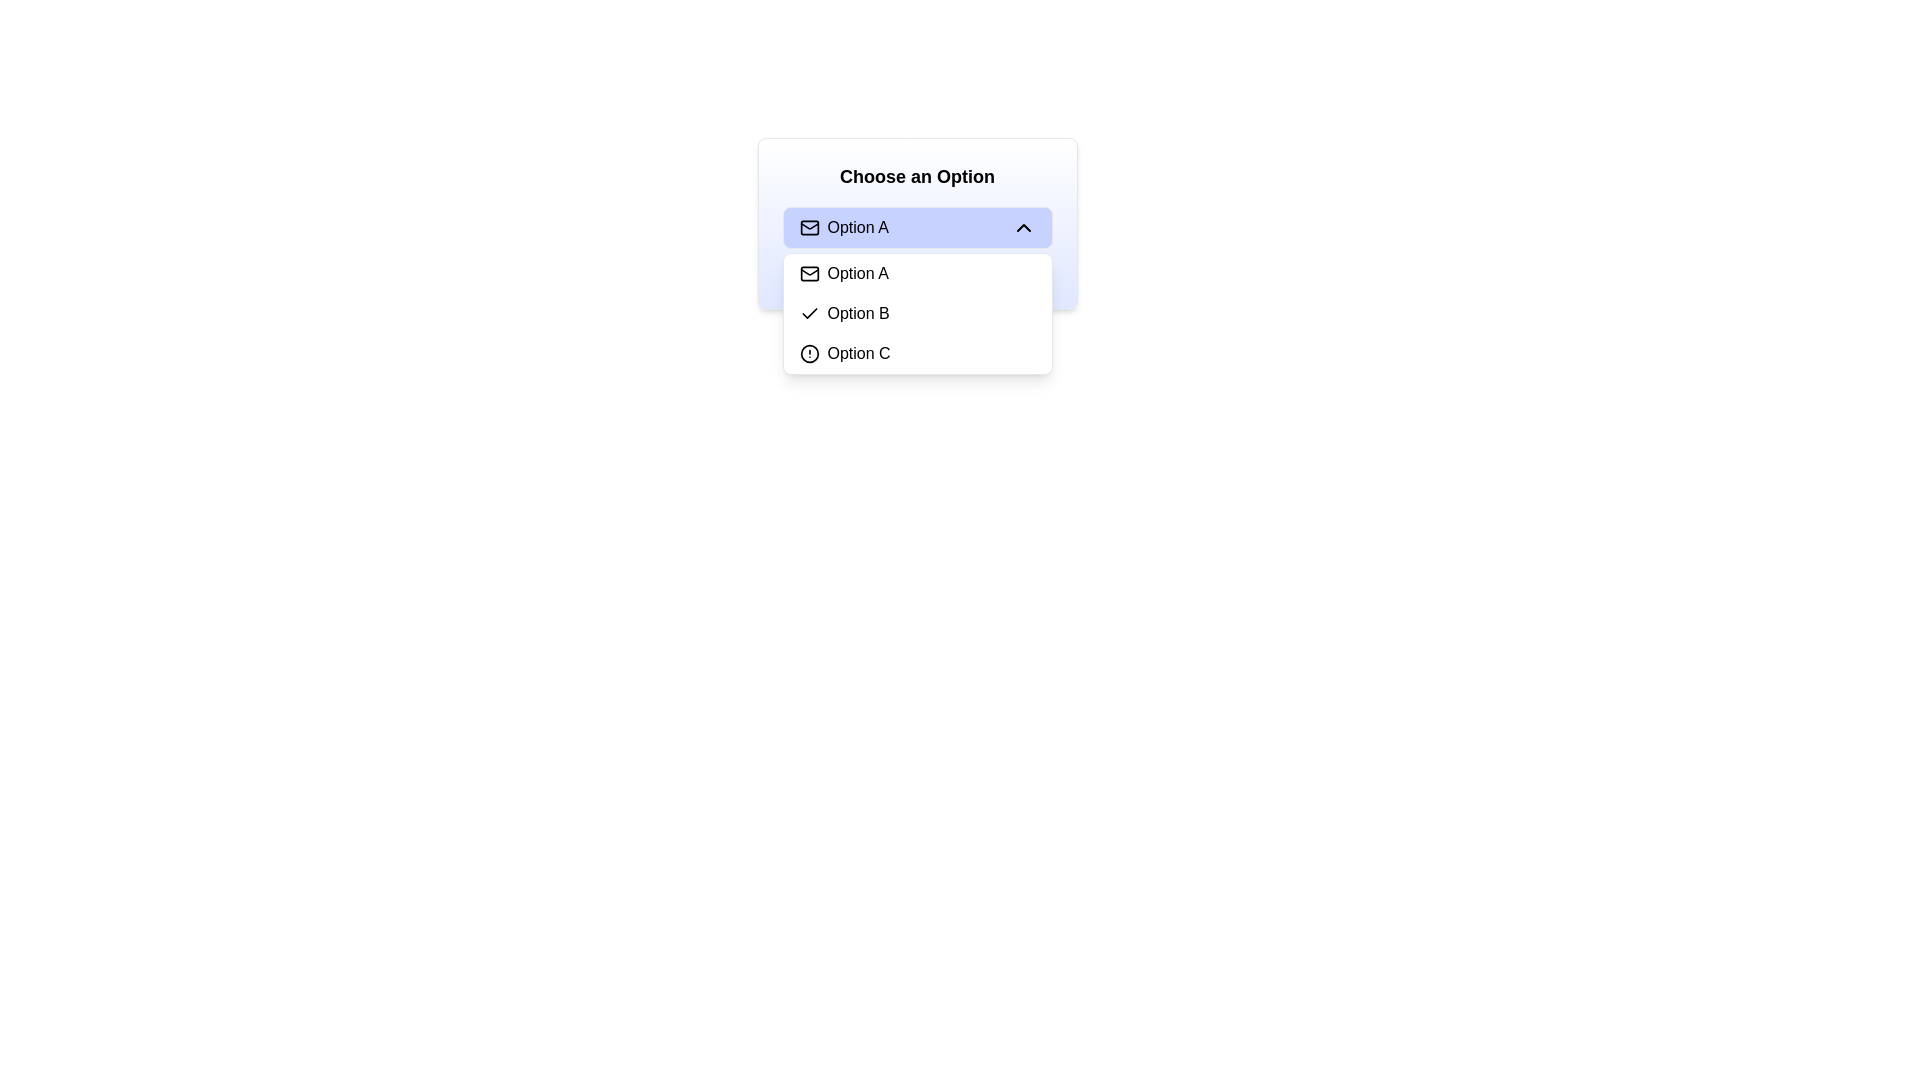 Image resolution: width=1920 pixels, height=1080 pixels. Describe the element at coordinates (809, 272) in the screenshot. I see `the envelope icon located in the dropdown menu adjacent to 'Option A'` at that location.